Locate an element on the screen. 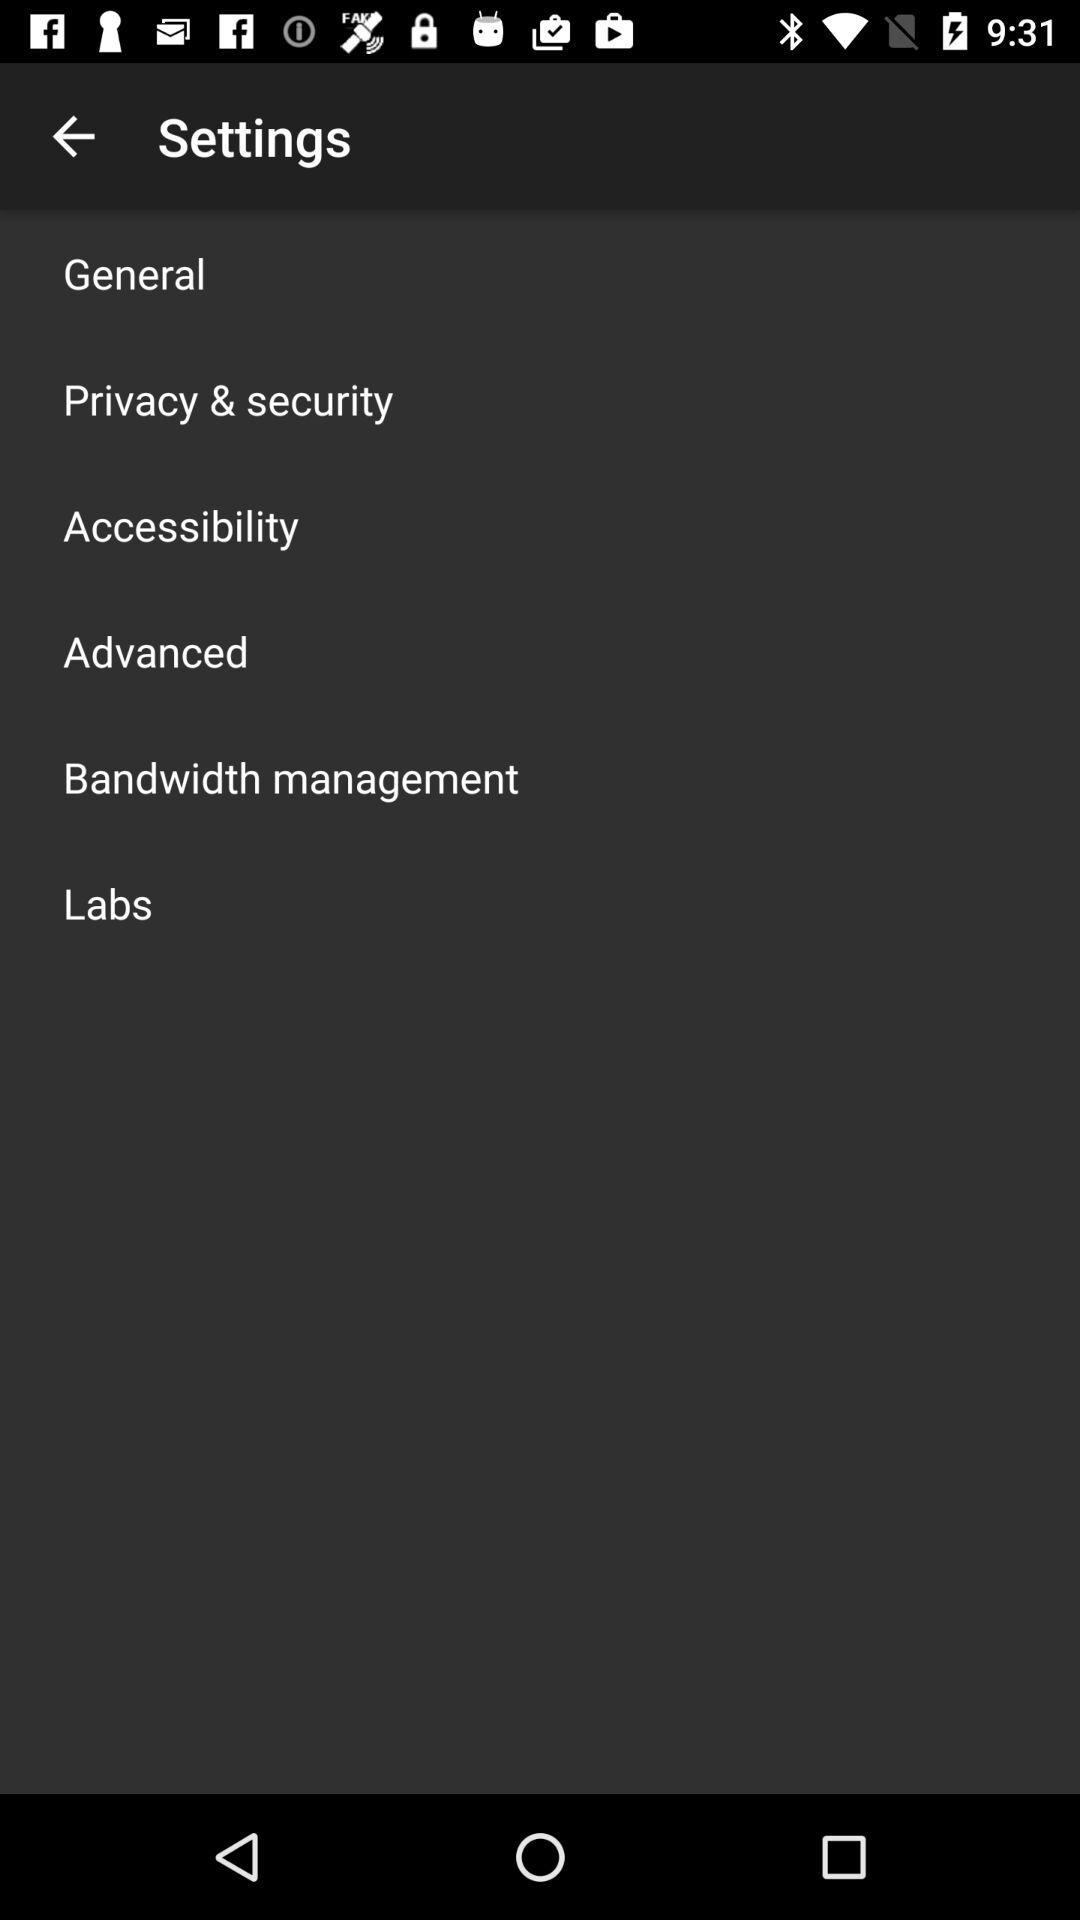 This screenshot has height=1920, width=1080. the item next to the settings app is located at coordinates (72, 135).